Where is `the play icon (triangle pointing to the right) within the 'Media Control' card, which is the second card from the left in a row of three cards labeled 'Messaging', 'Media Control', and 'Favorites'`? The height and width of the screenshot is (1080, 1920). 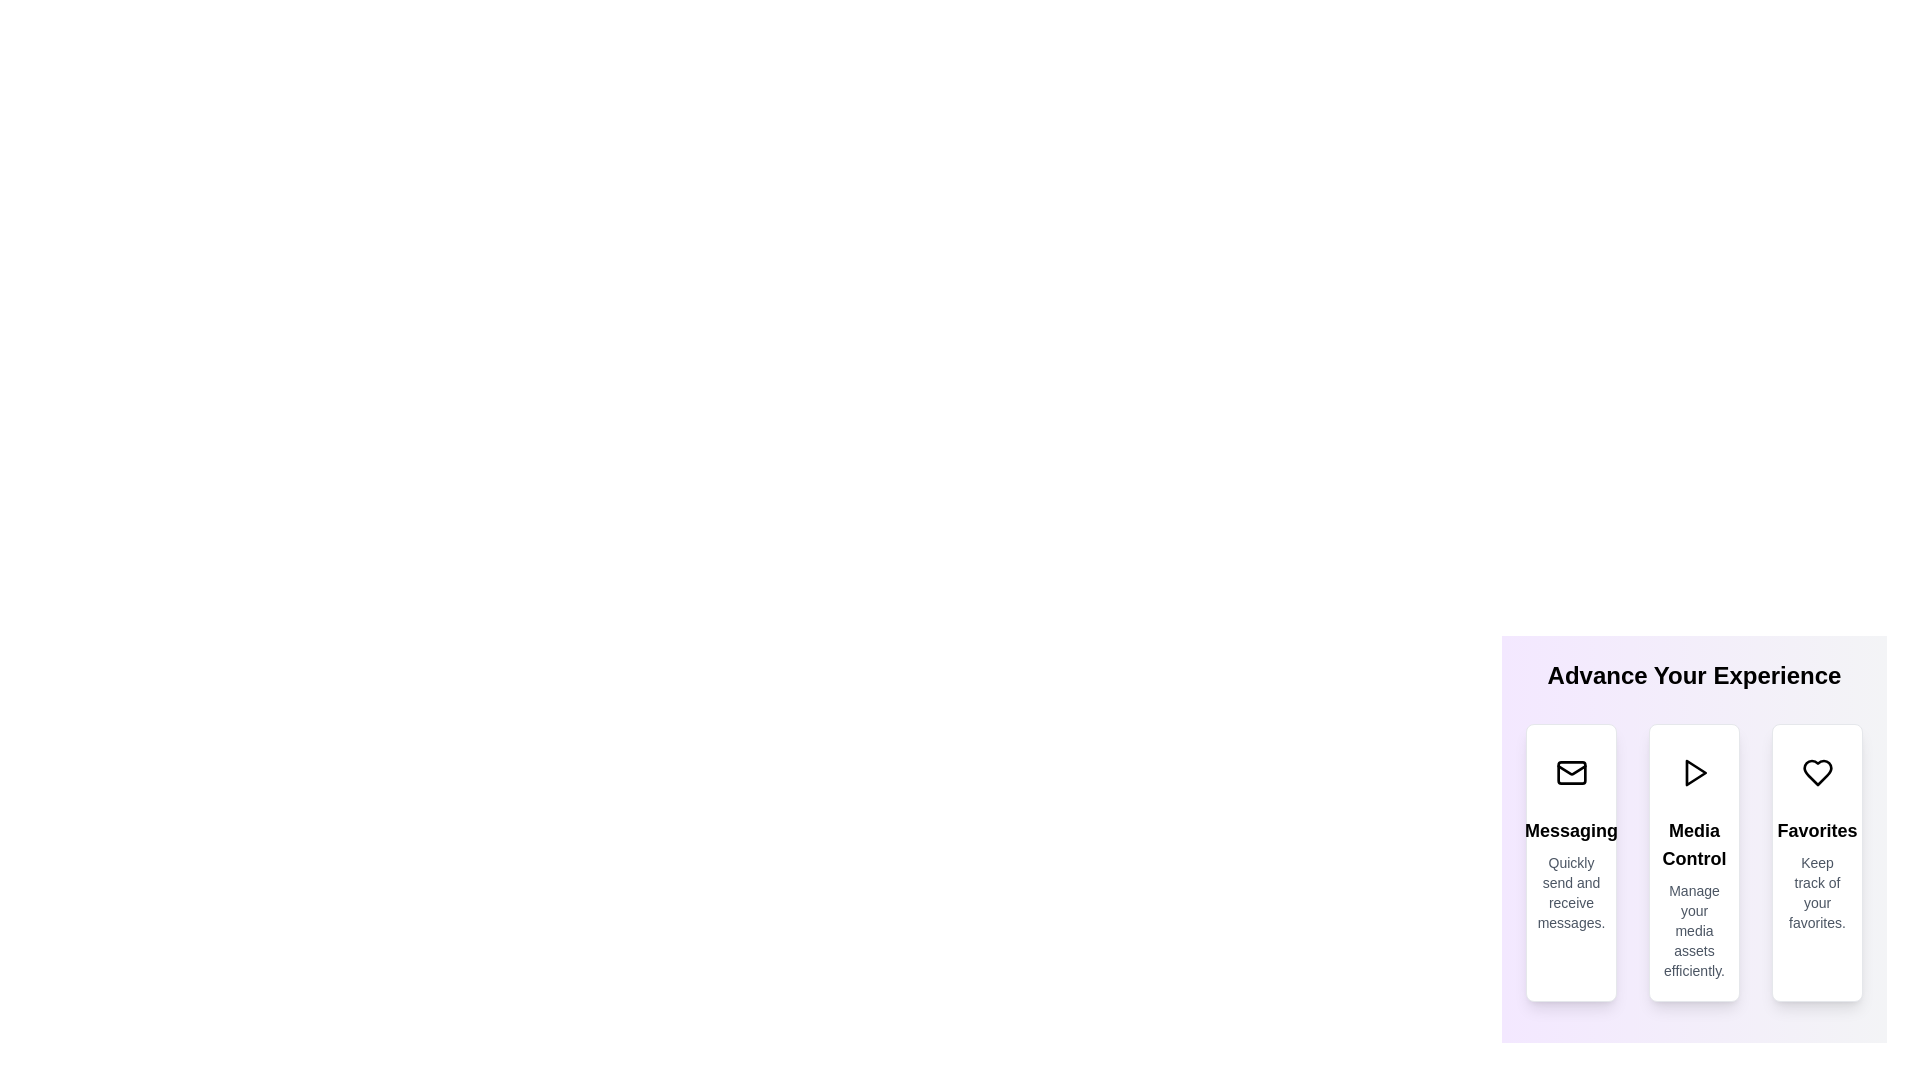 the play icon (triangle pointing to the right) within the 'Media Control' card, which is the second card from the left in a row of three cards labeled 'Messaging', 'Media Control', and 'Favorites' is located at coordinates (1694, 771).